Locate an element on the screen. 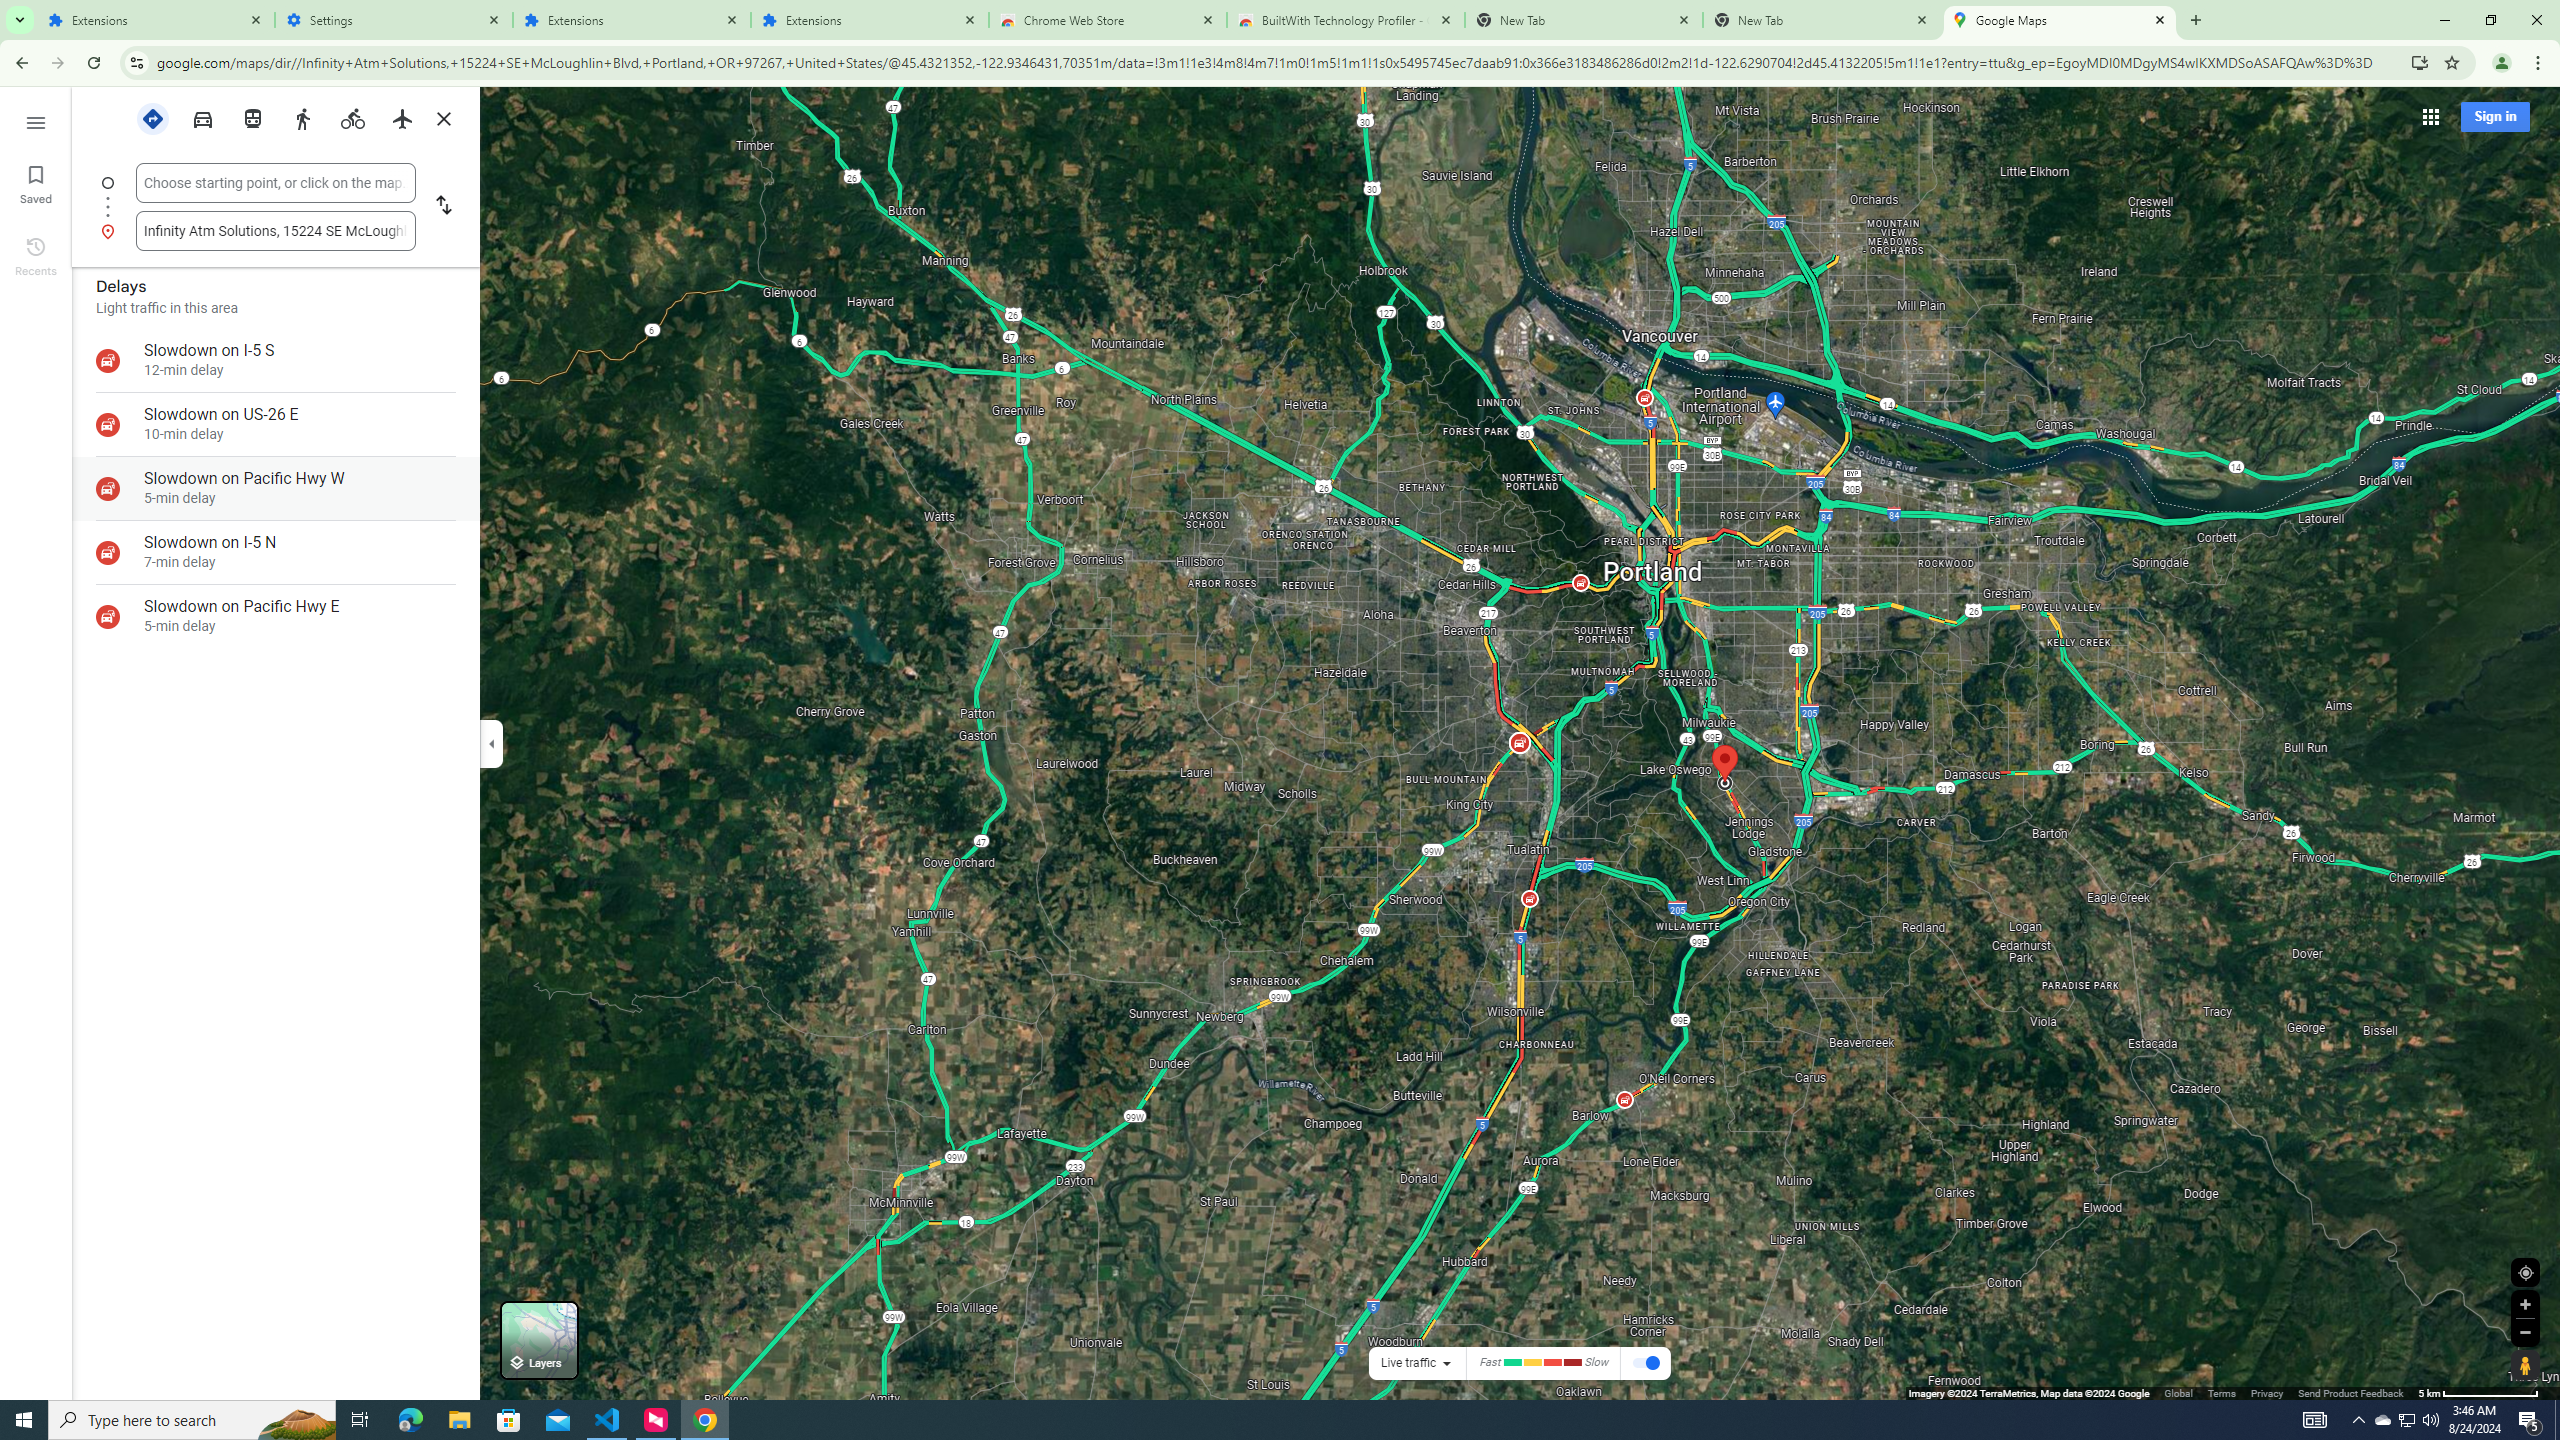  'Reverse starting point and destination' is located at coordinates (441, 206).